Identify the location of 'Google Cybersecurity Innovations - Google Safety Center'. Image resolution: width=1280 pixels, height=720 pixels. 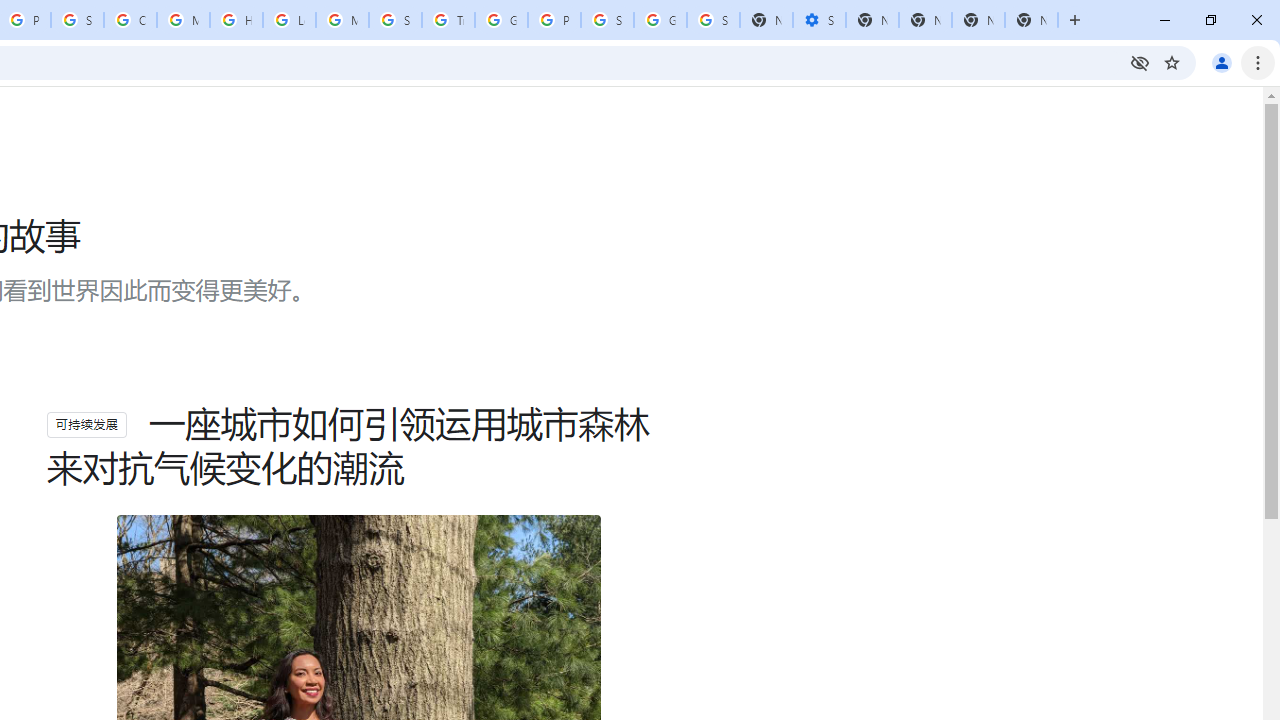
(660, 20).